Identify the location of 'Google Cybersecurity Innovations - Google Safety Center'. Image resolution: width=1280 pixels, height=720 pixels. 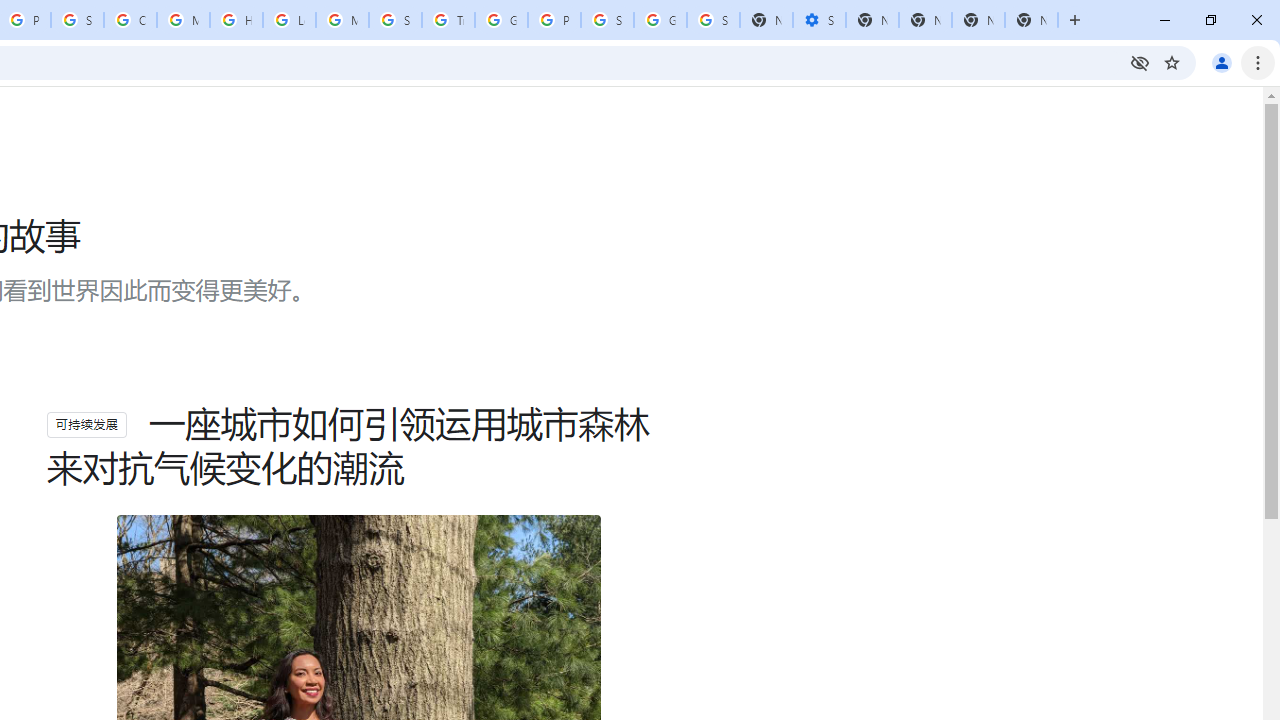
(660, 20).